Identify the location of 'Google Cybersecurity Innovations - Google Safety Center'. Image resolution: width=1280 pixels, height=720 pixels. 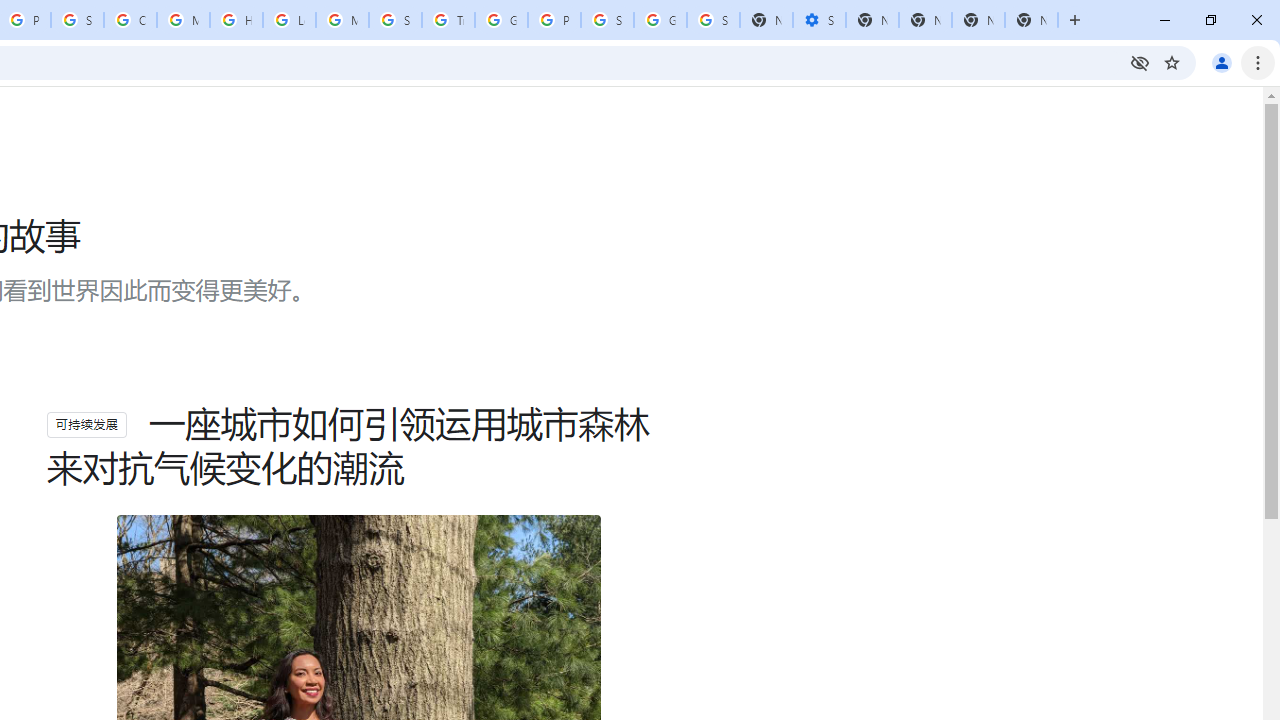
(660, 20).